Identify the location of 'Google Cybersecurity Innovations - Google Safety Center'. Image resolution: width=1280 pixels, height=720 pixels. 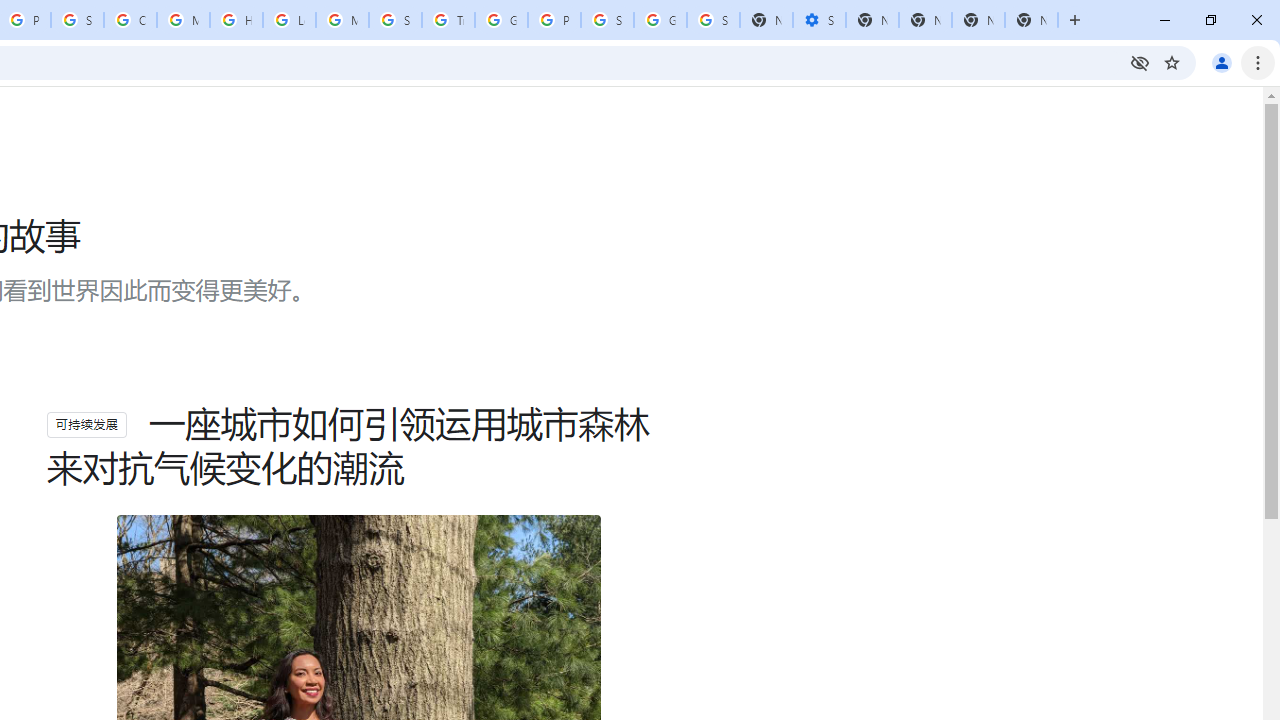
(660, 20).